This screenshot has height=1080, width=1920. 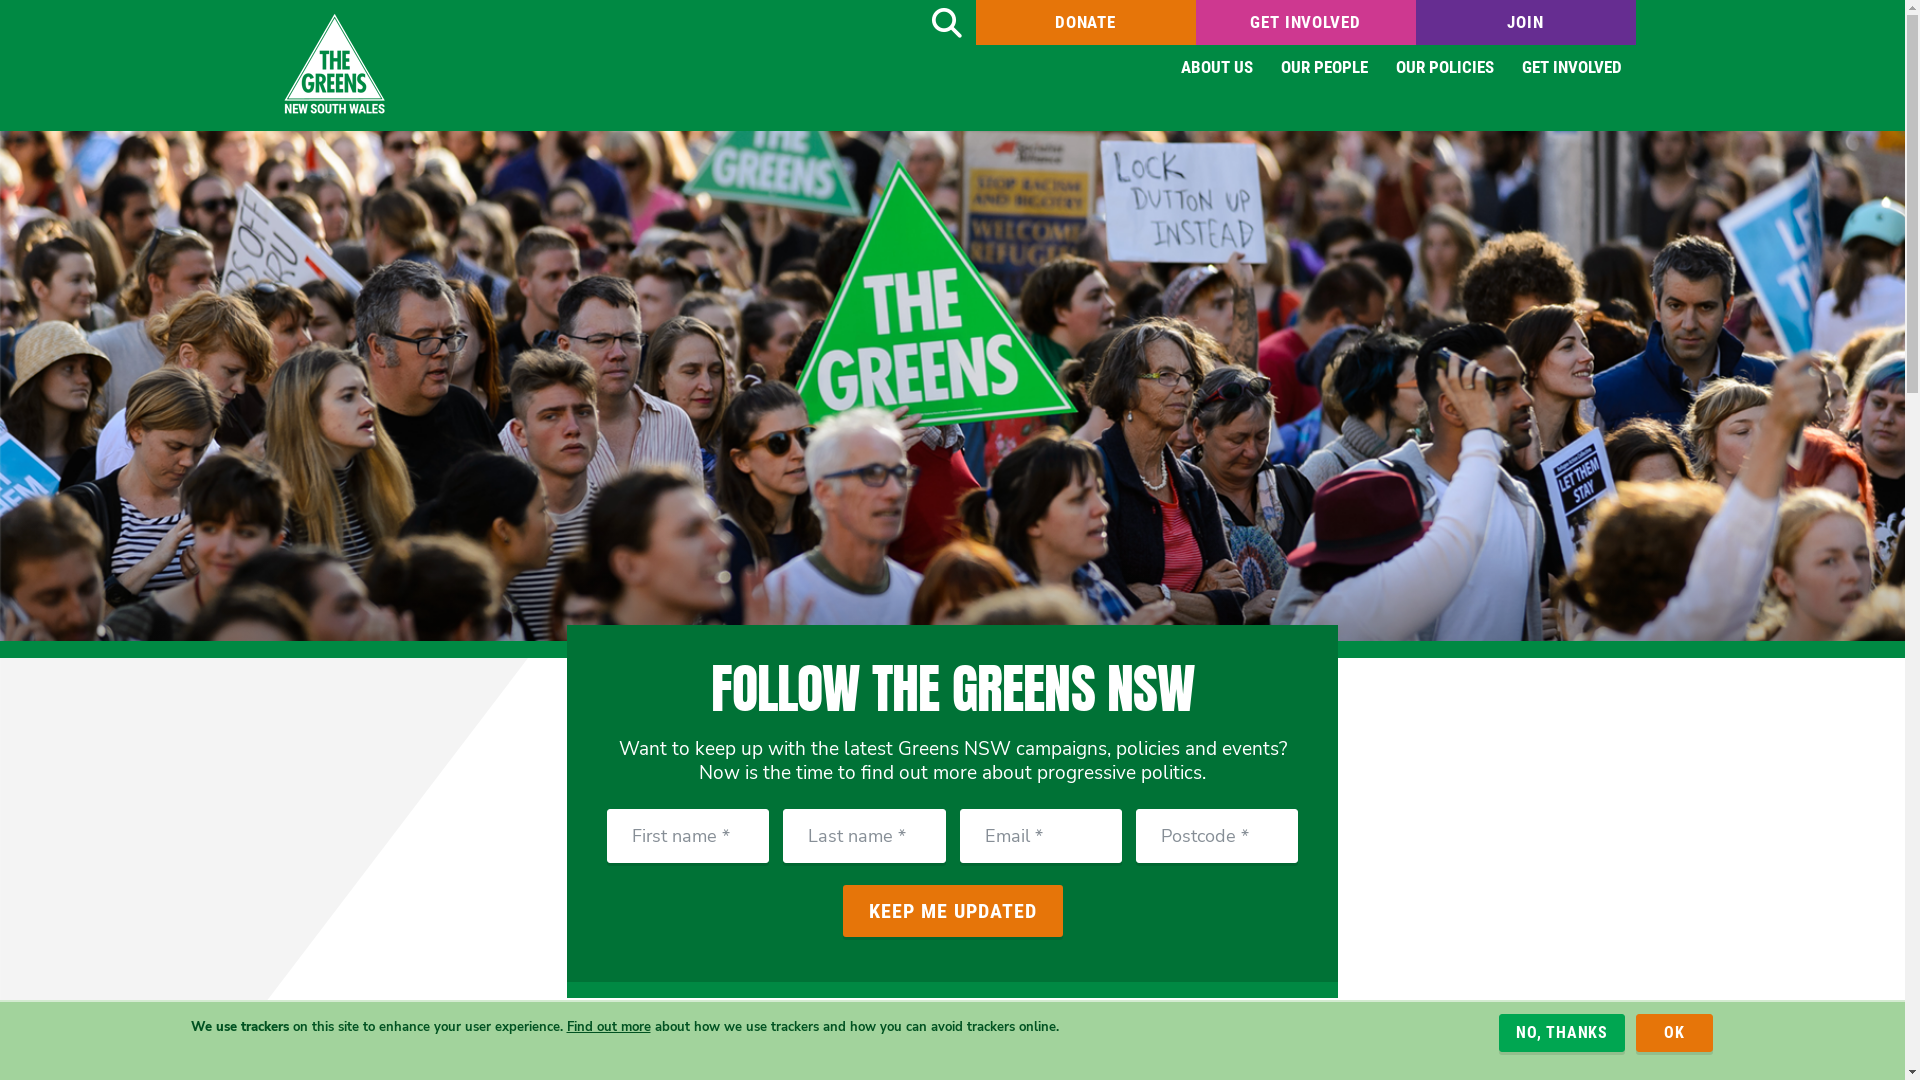 I want to click on 'JOIN', so click(x=1415, y=22).